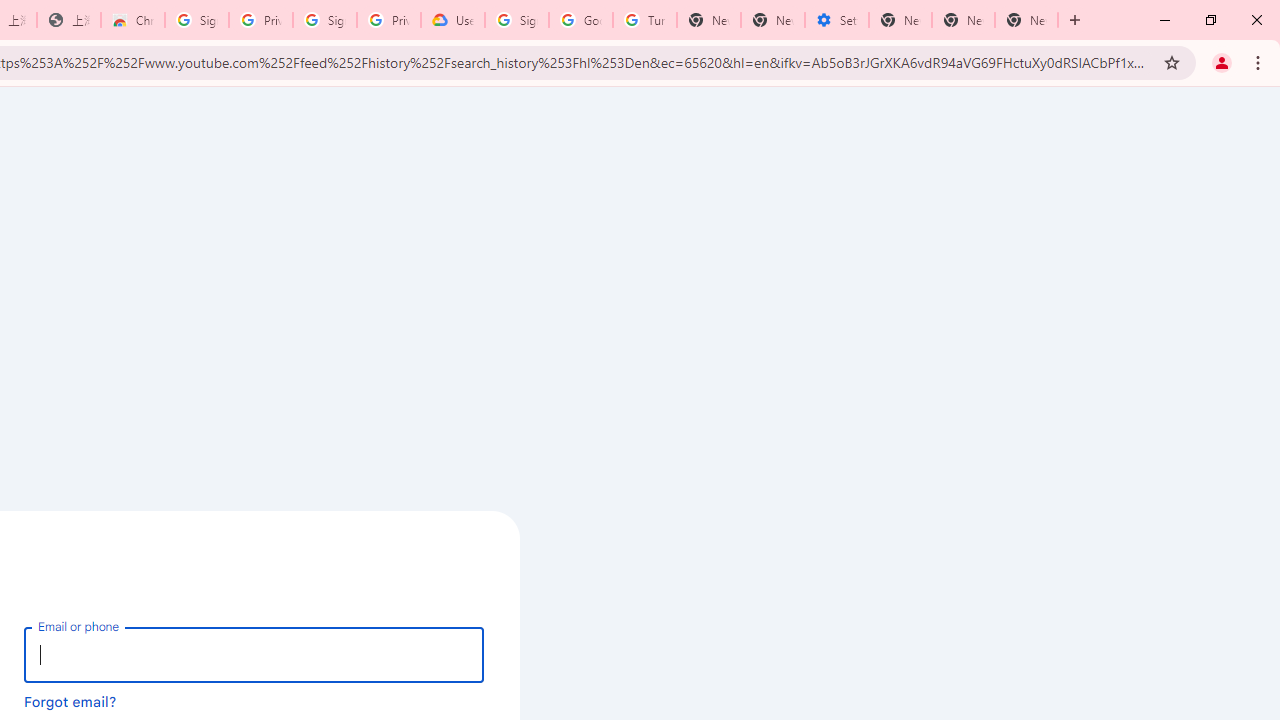 The height and width of the screenshot is (720, 1280). Describe the element at coordinates (70, 700) in the screenshot. I see `'Forgot email?'` at that location.